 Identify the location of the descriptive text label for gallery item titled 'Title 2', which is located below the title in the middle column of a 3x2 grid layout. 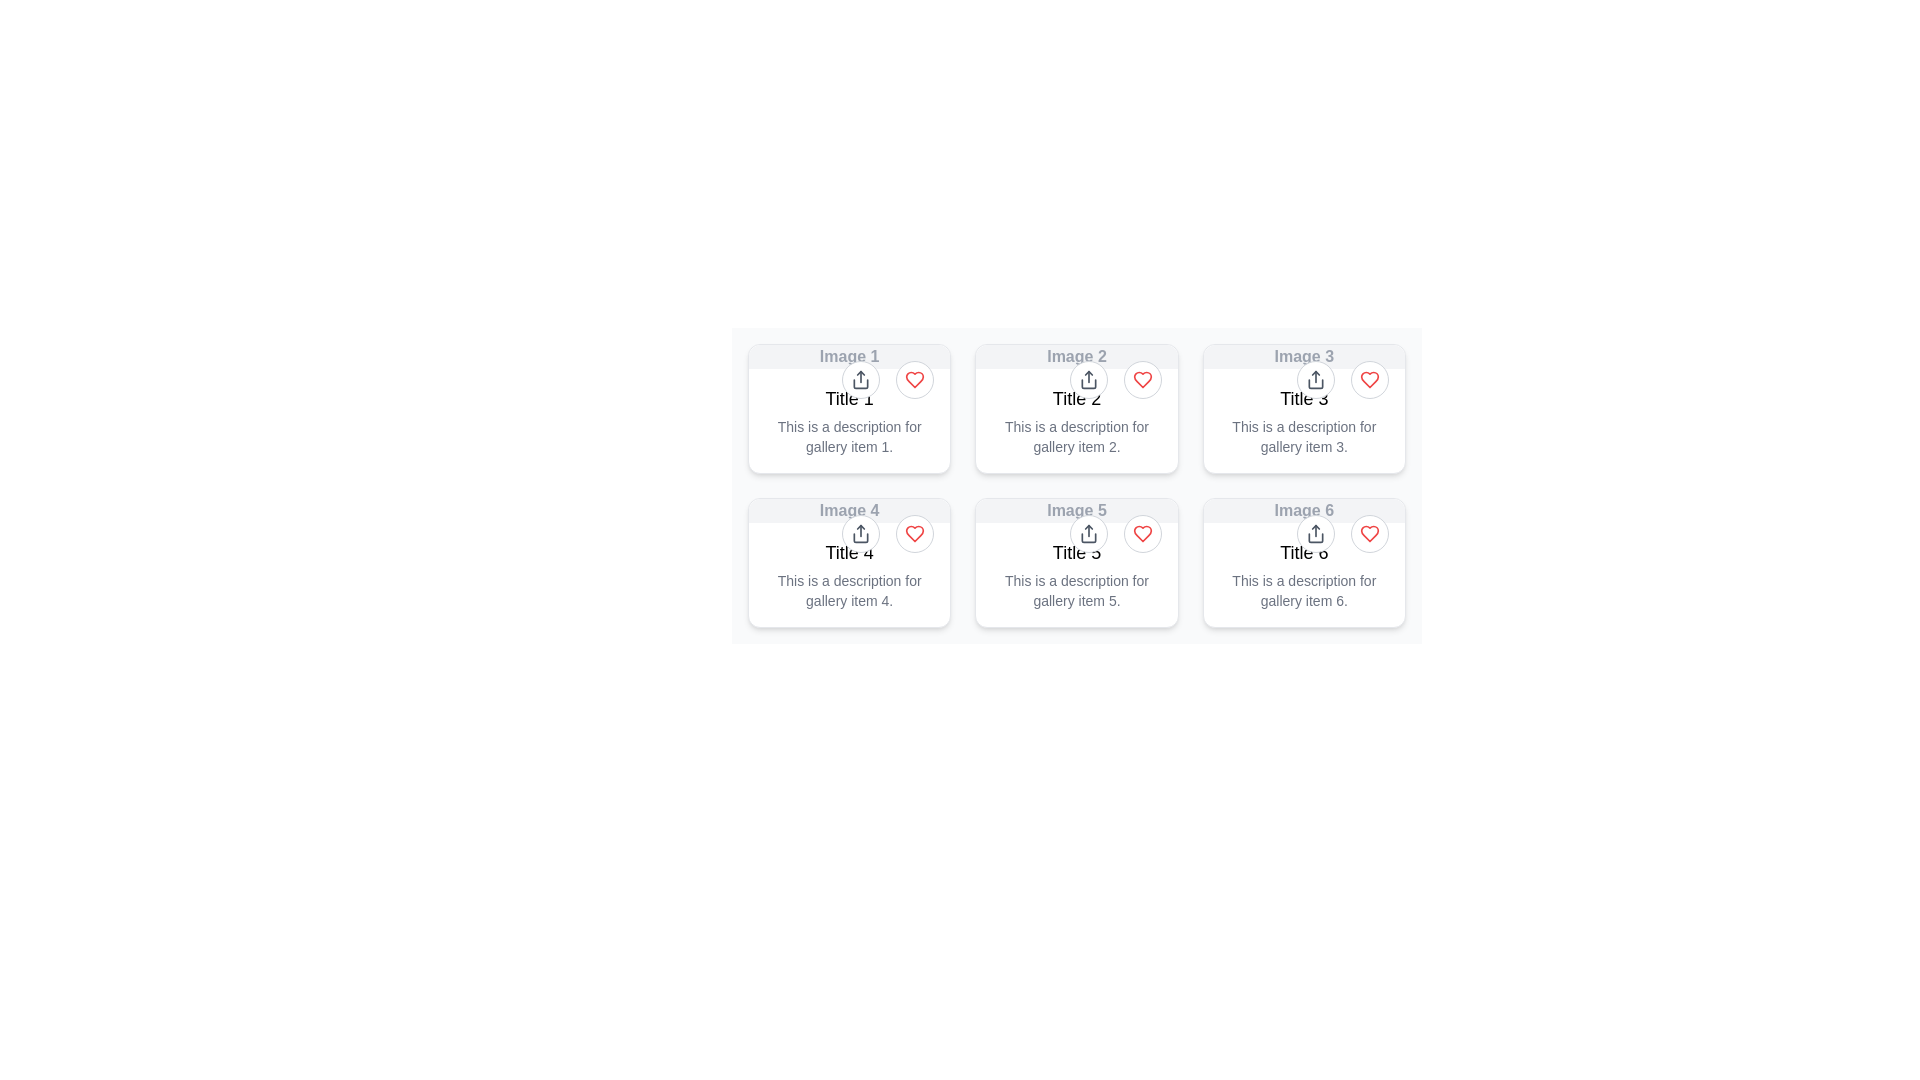
(1075, 435).